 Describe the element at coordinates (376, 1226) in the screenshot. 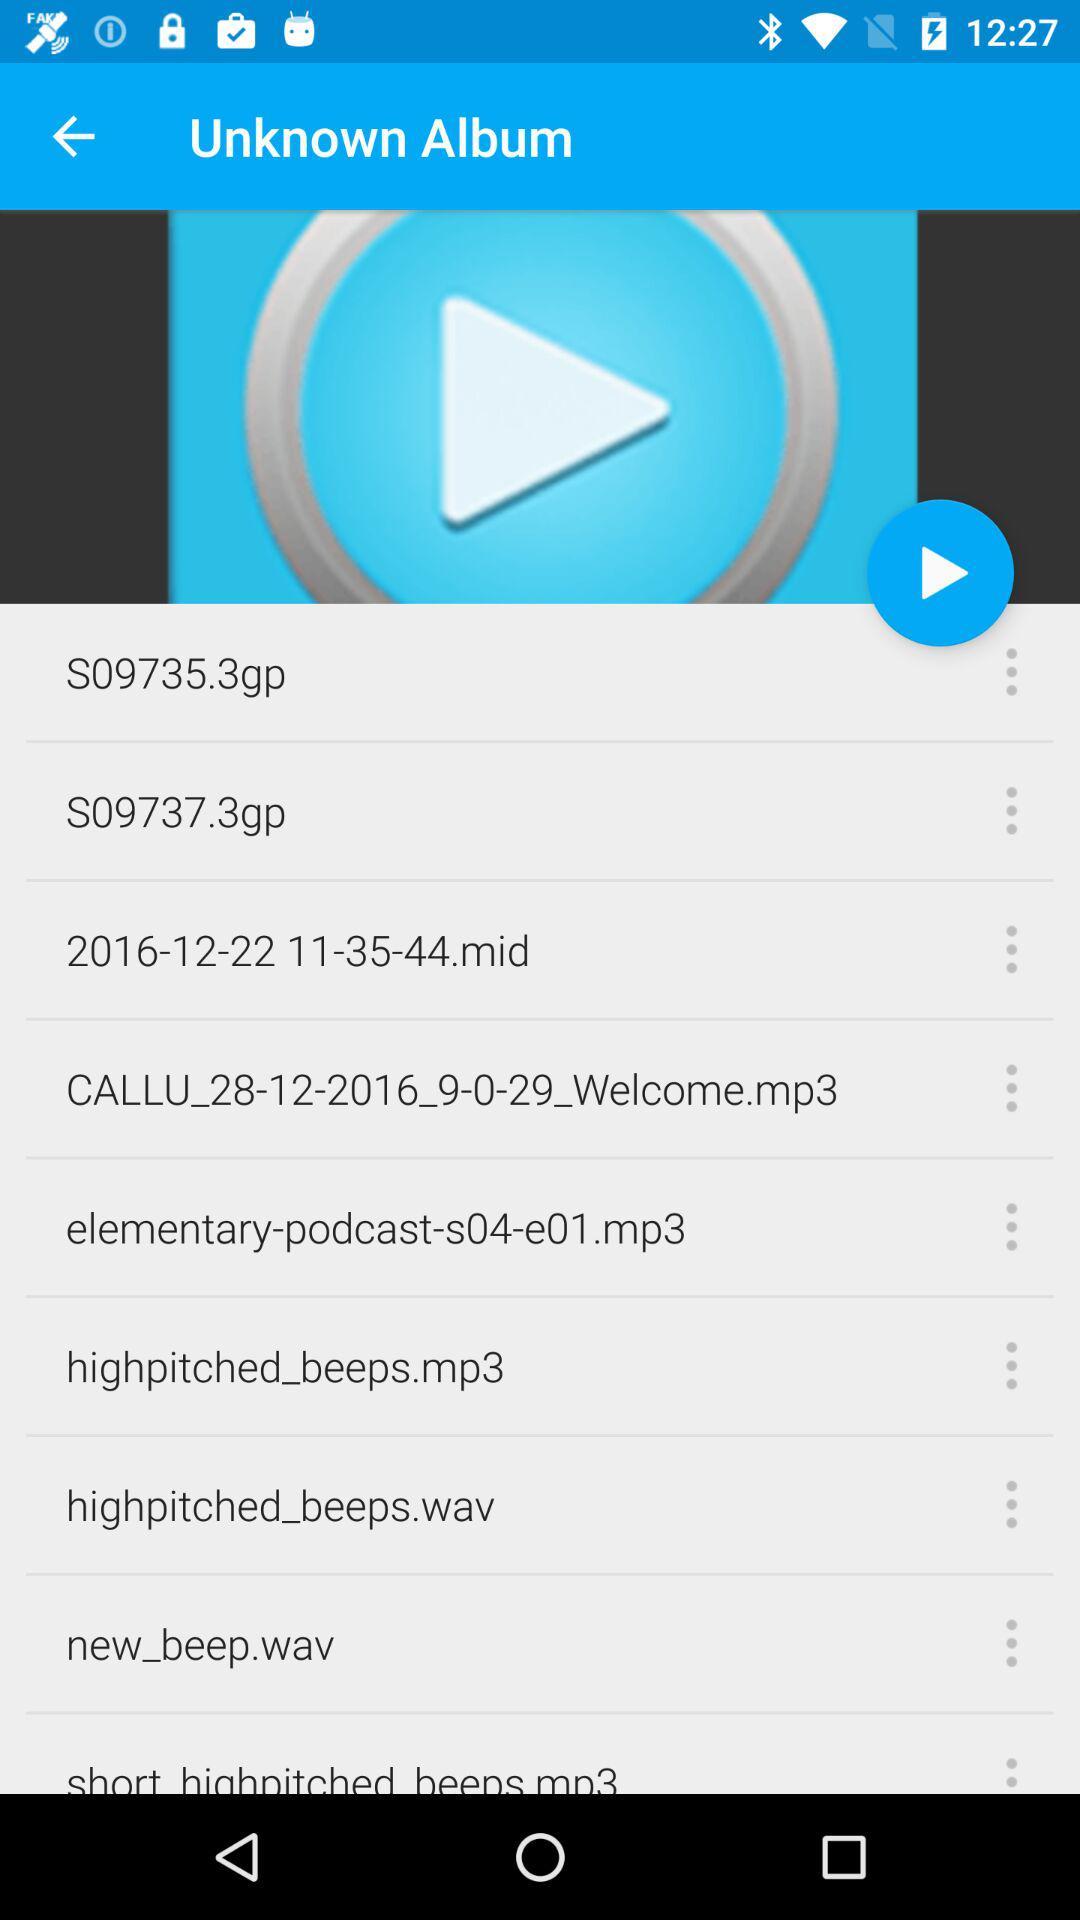

I see `the elementary podcast s04 item` at that location.